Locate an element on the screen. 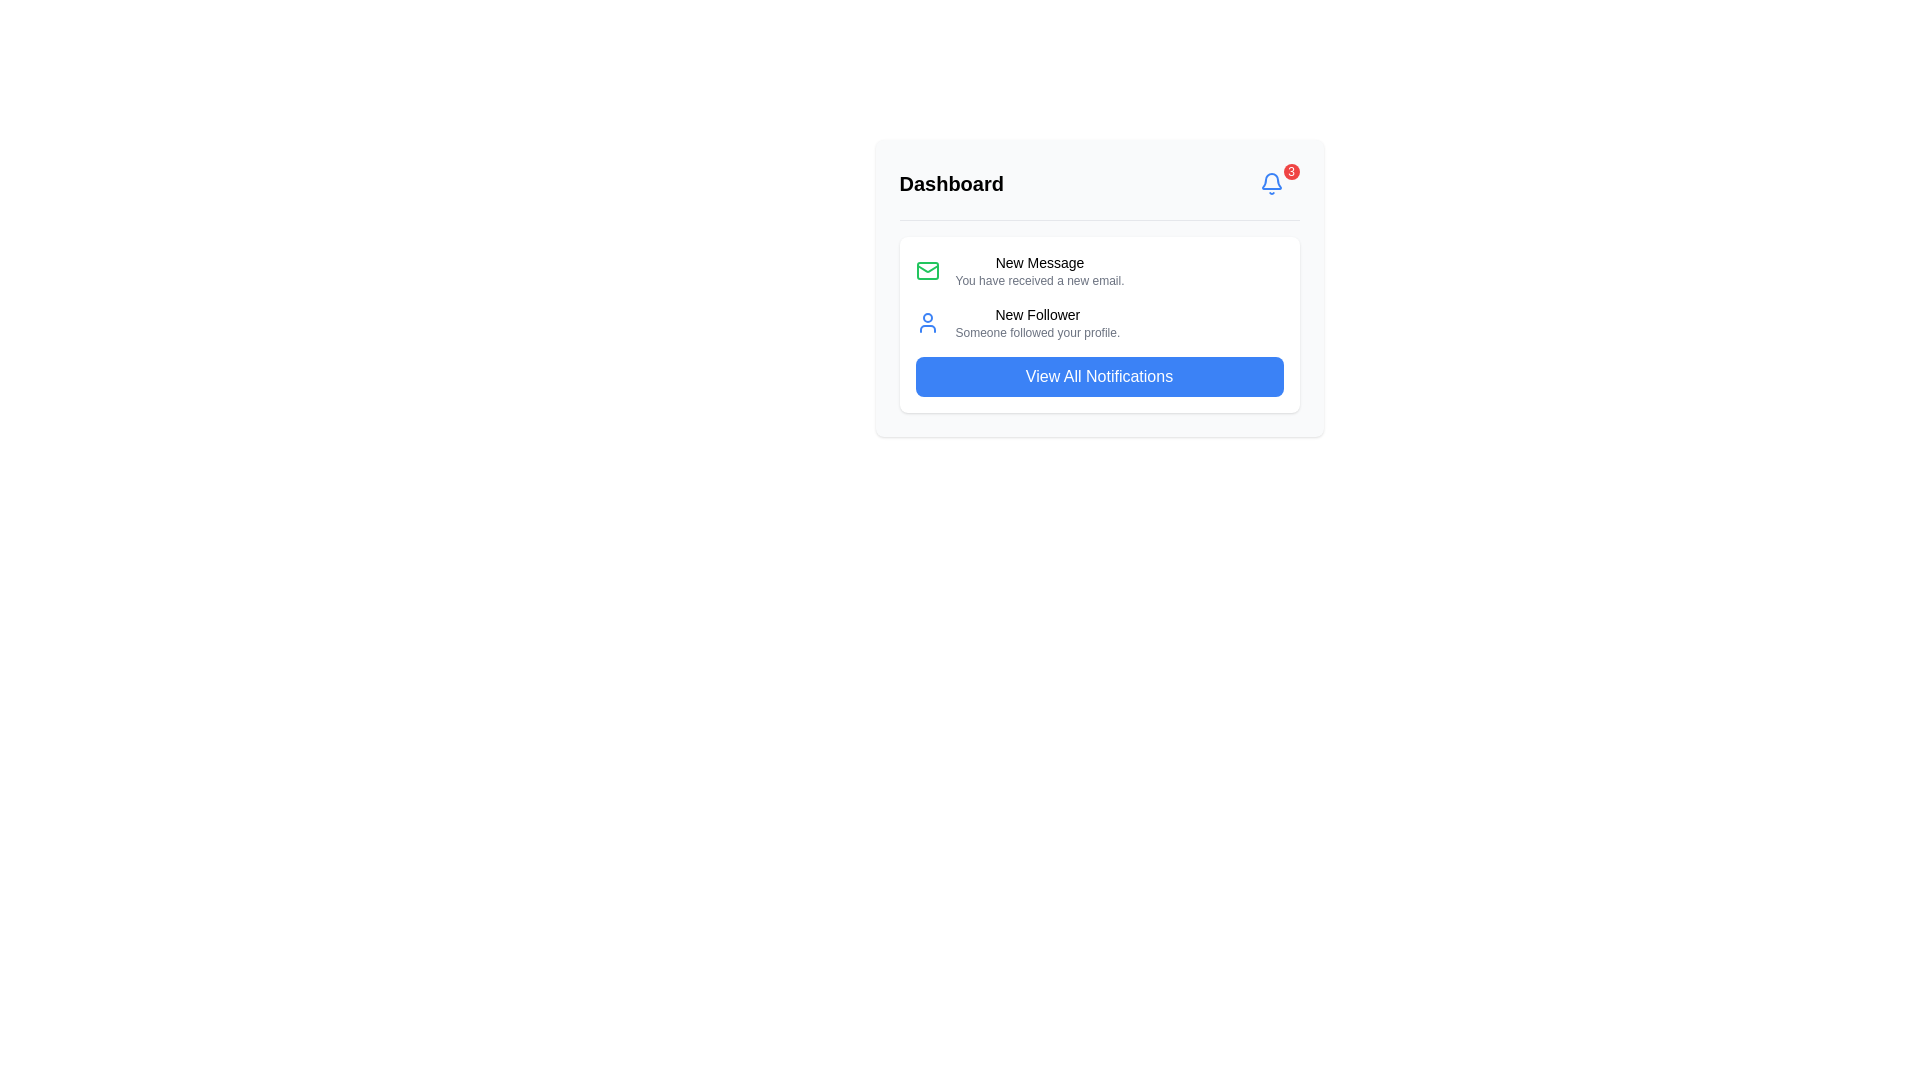  notification details from the green envelope icon labeled 'New Message' with the description 'You have received a new email.' is located at coordinates (1098, 270).